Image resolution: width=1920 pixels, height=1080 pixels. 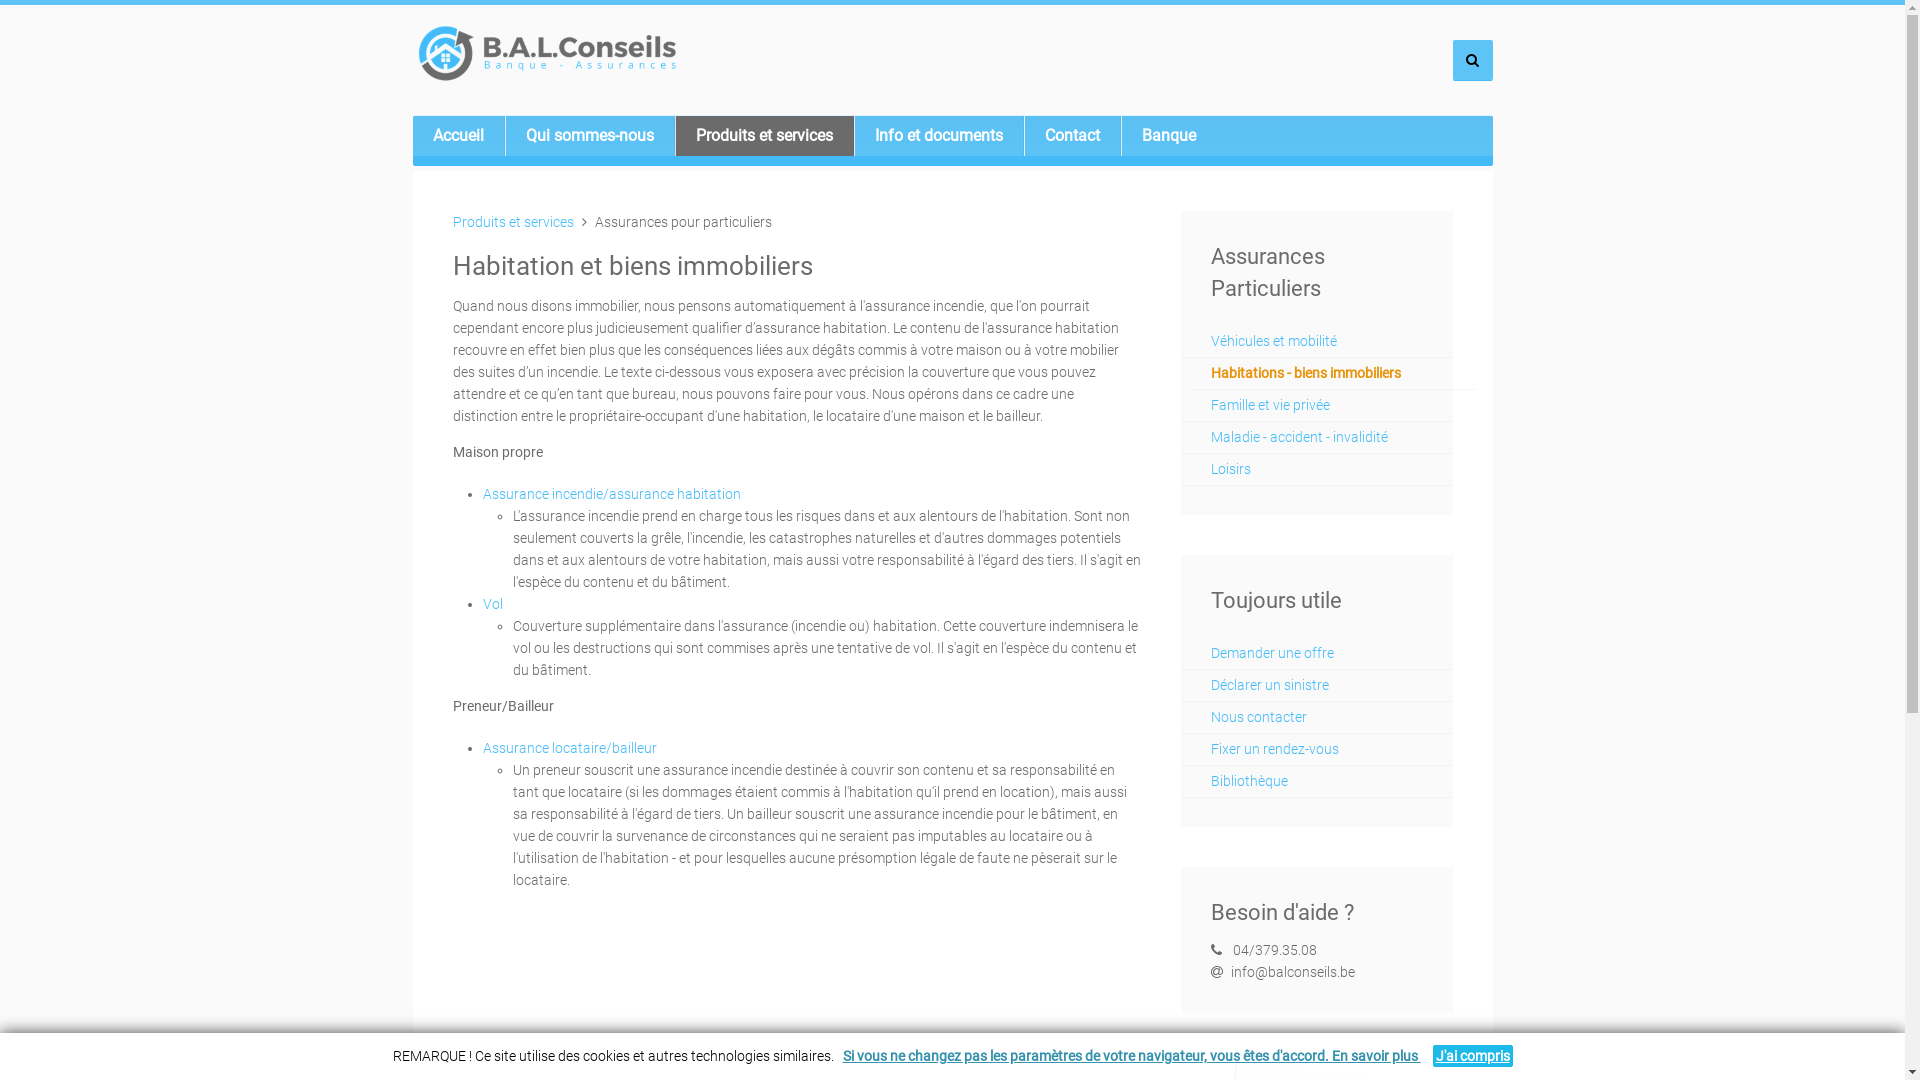 I want to click on 'Fixer un rendez-vous', so click(x=1315, y=748).